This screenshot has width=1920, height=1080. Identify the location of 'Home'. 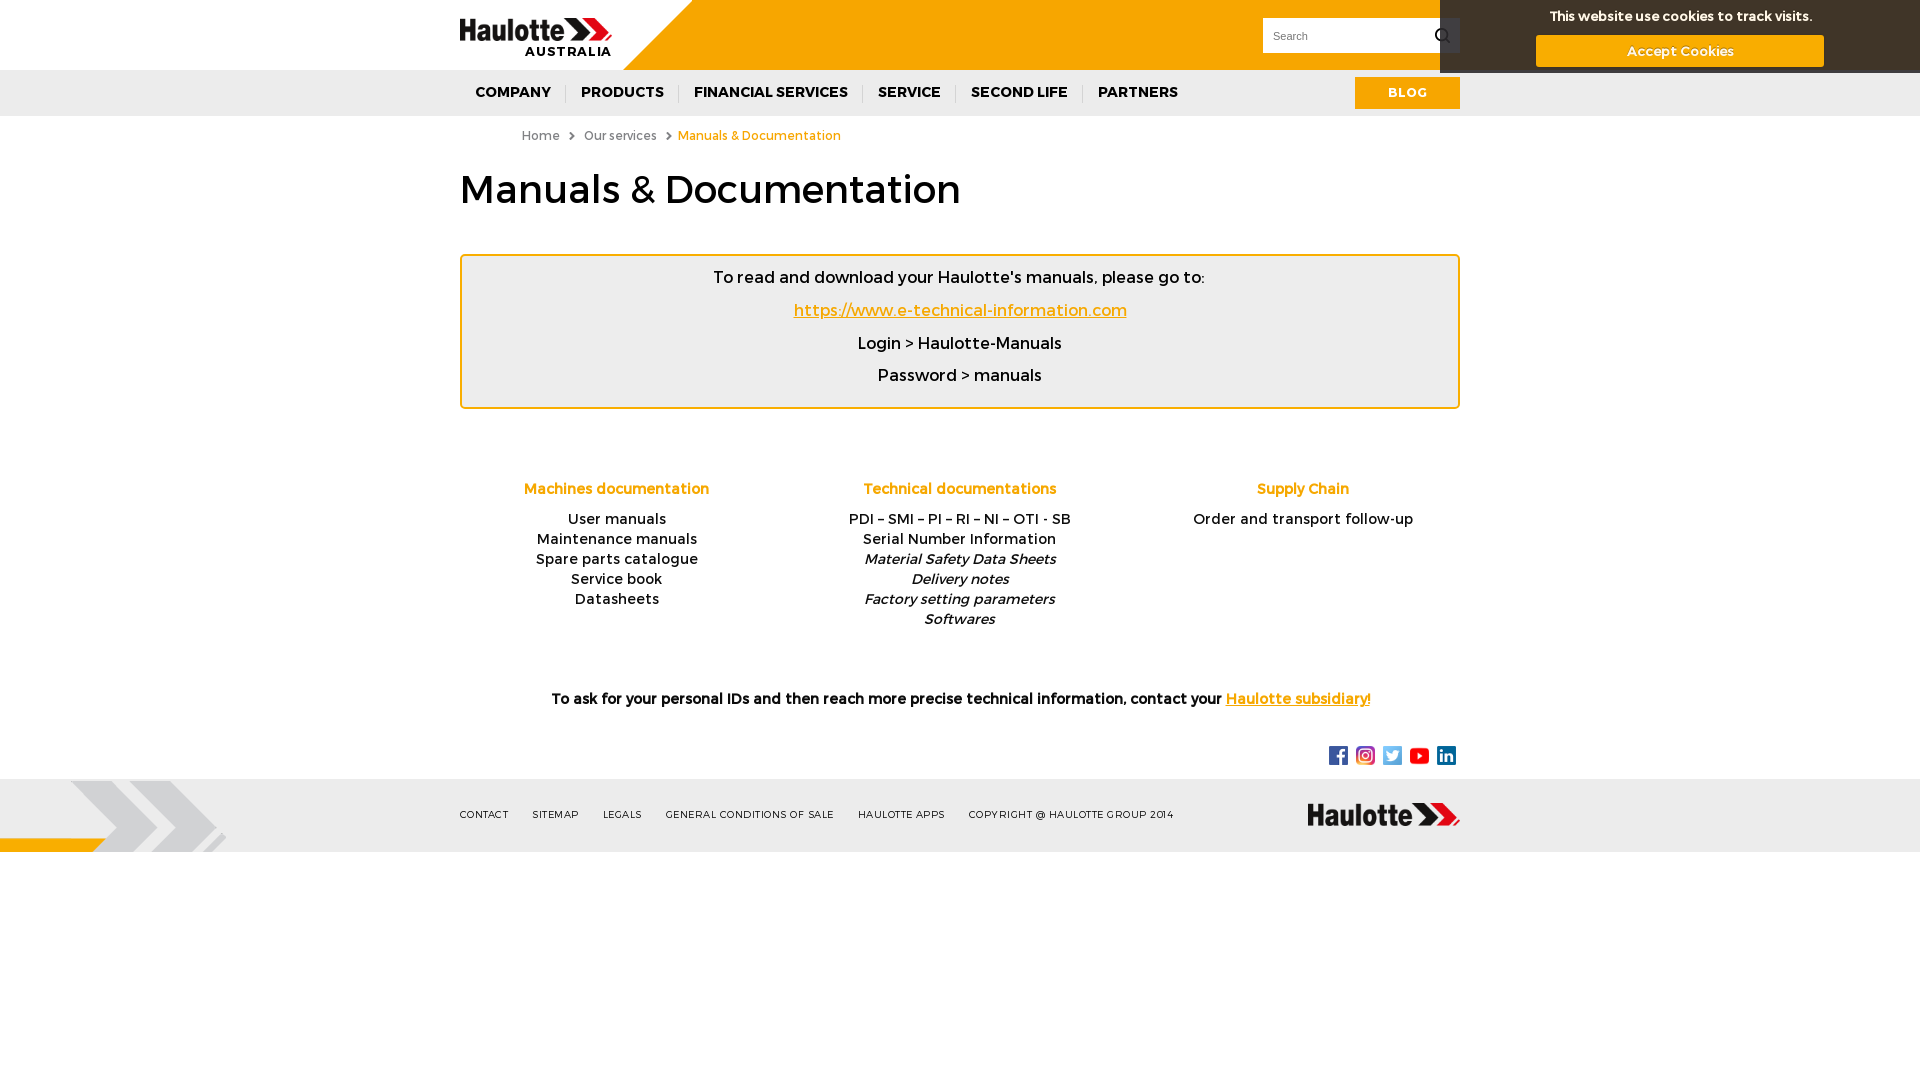
(541, 135).